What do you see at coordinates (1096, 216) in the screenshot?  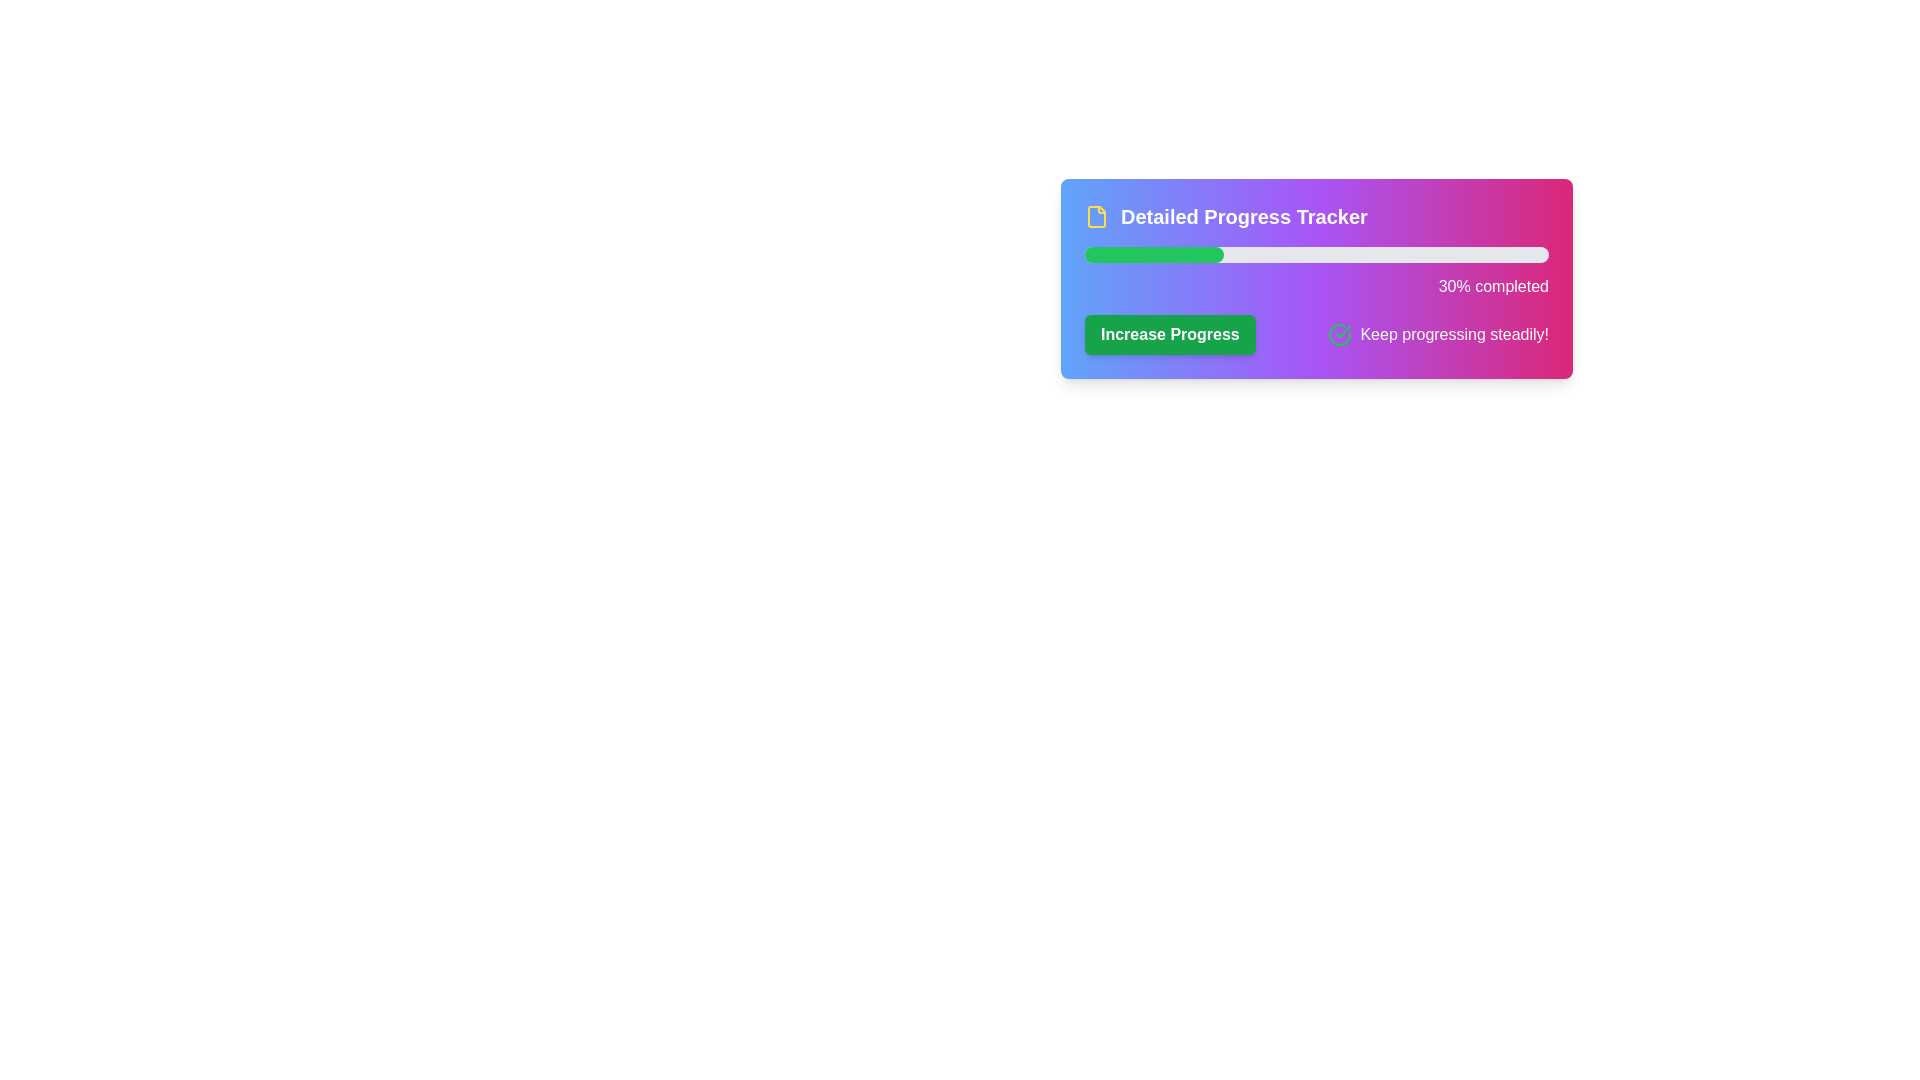 I see `the decorative icon located at the left edge of the header section of the card, adjacent to the text 'Detailed Progress Tracker'` at bounding box center [1096, 216].